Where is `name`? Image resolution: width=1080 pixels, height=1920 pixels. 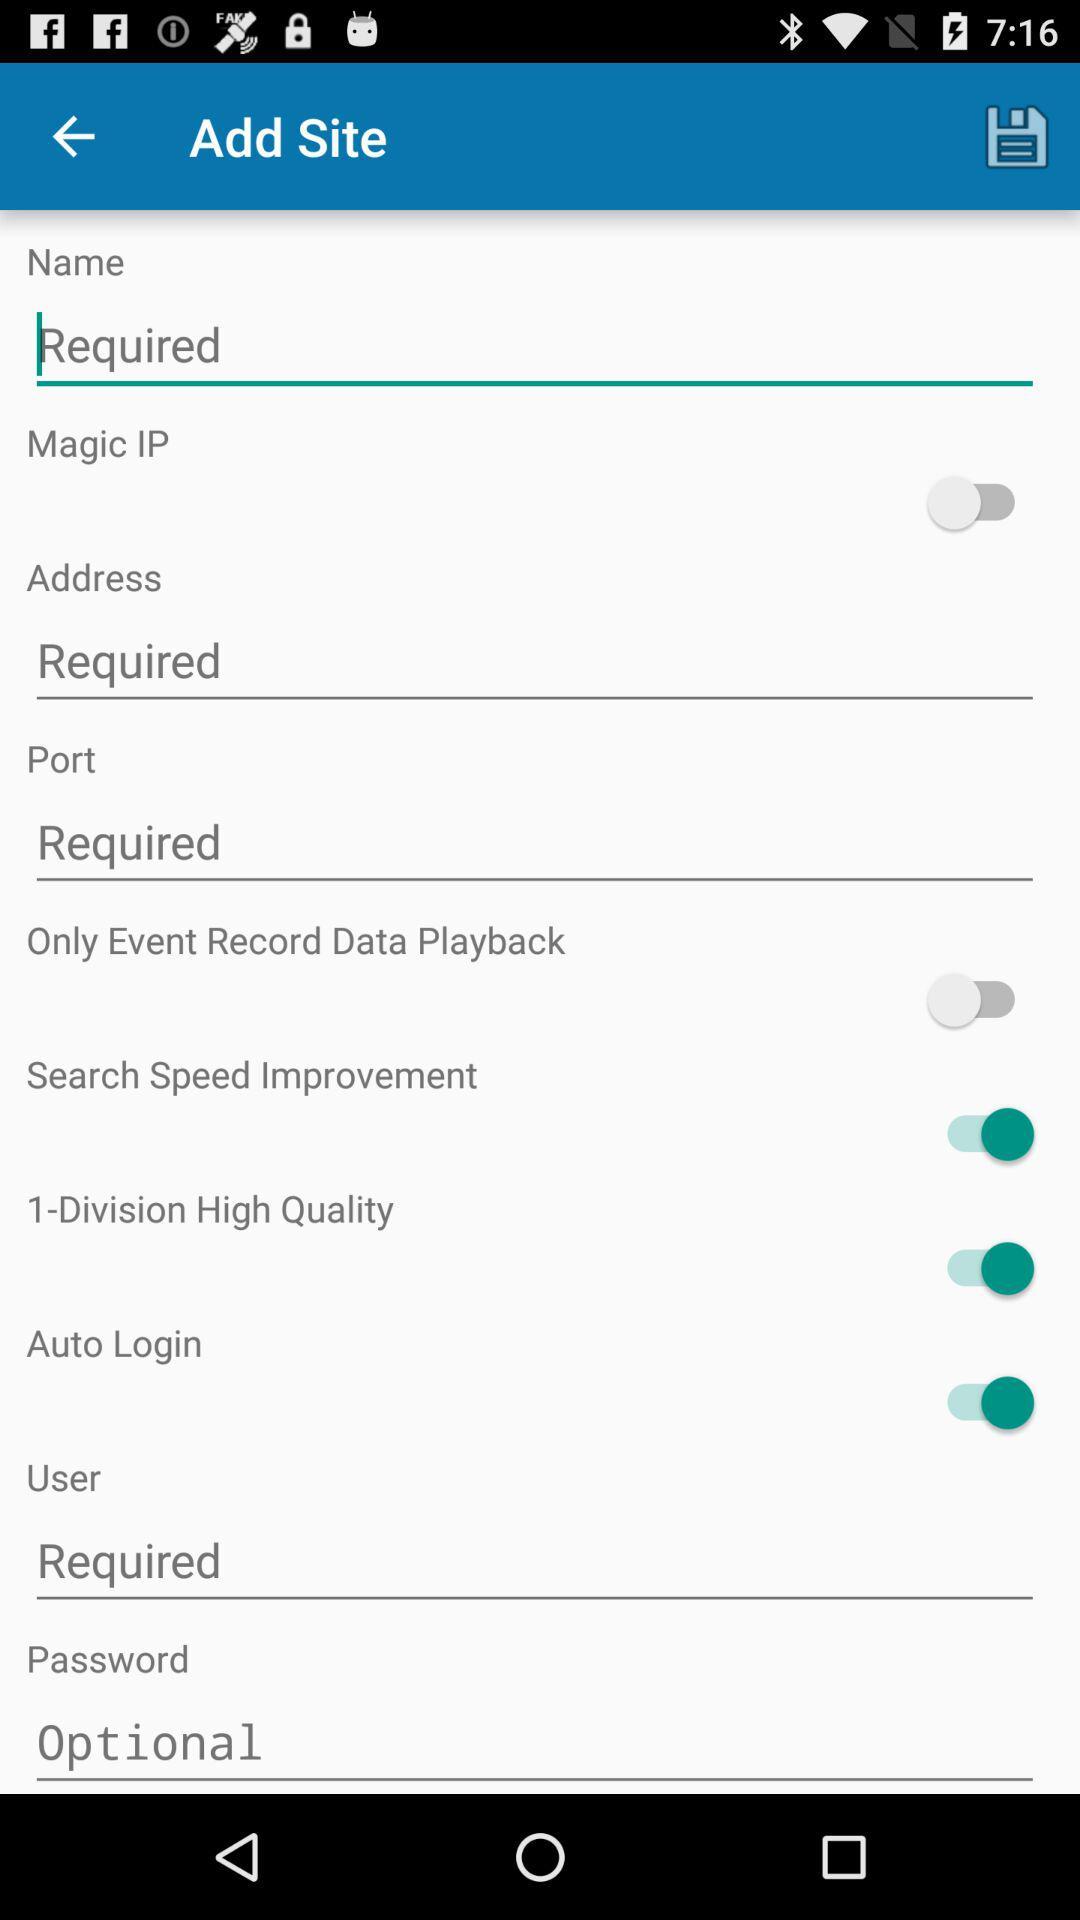 name is located at coordinates (533, 345).